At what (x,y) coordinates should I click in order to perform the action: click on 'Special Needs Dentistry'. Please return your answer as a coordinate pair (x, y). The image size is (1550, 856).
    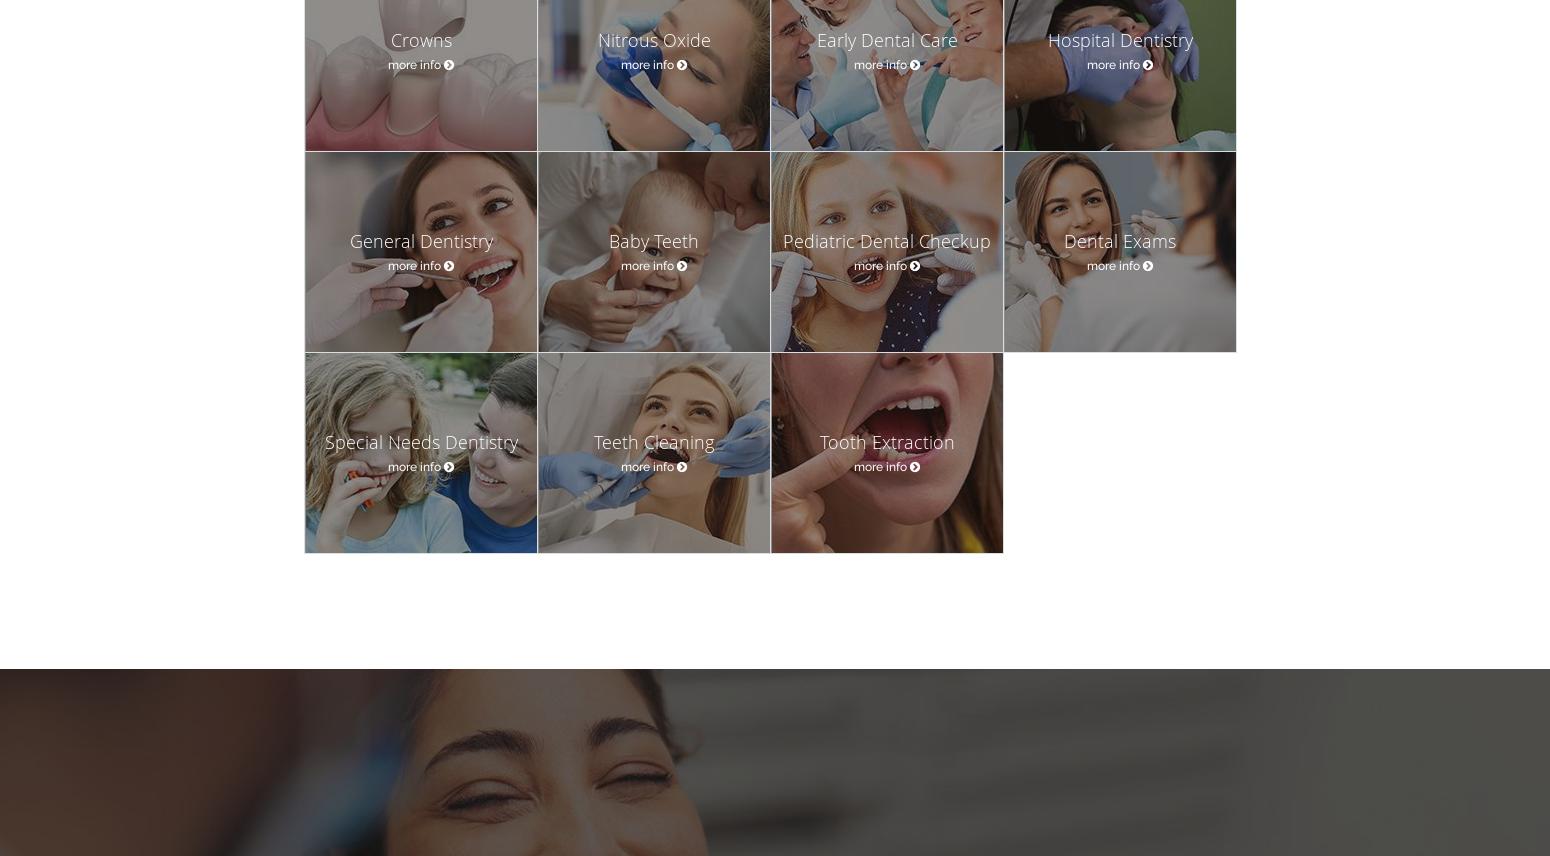
    Looking at the image, I should click on (420, 442).